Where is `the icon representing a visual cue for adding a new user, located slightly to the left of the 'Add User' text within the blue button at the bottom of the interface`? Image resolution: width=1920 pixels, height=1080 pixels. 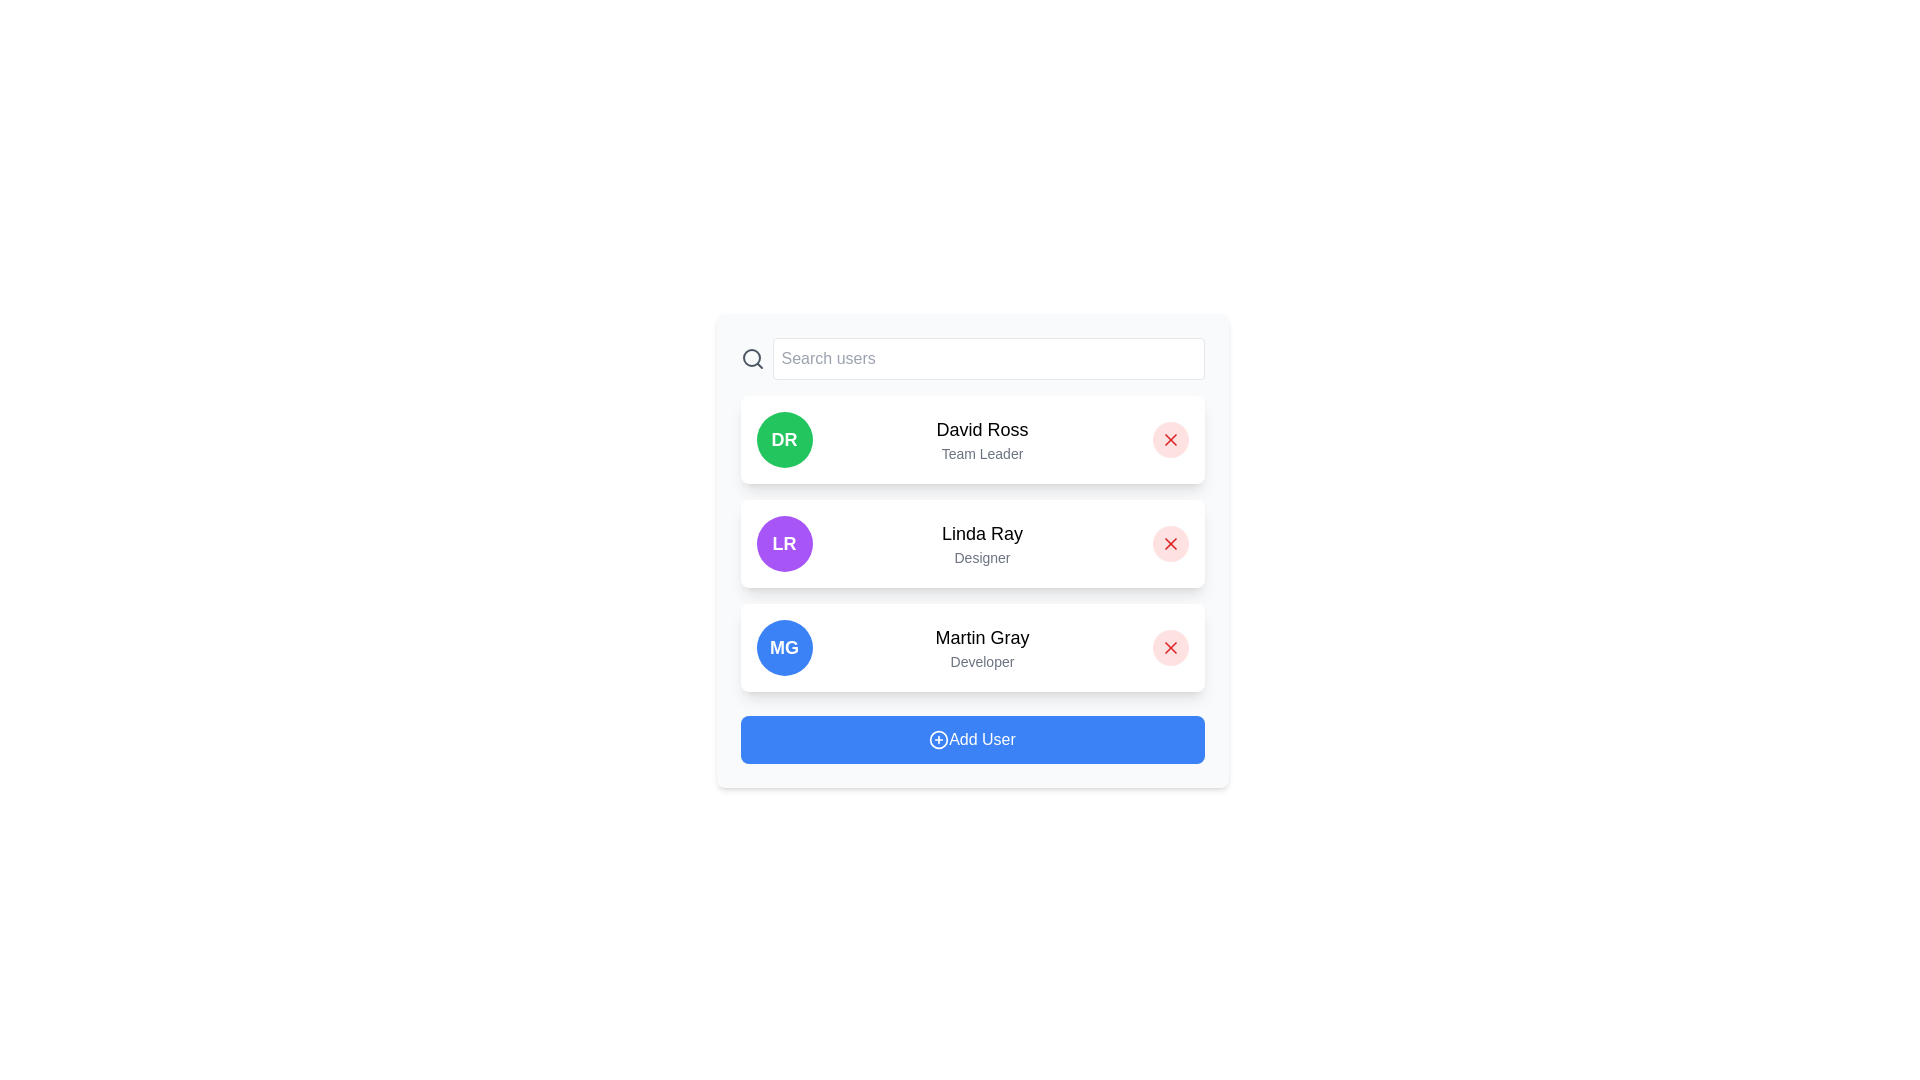 the icon representing a visual cue for adding a new user, located slightly to the left of the 'Add User' text within the blue button at the bottom of the interface is located at coordinates (938, 740).